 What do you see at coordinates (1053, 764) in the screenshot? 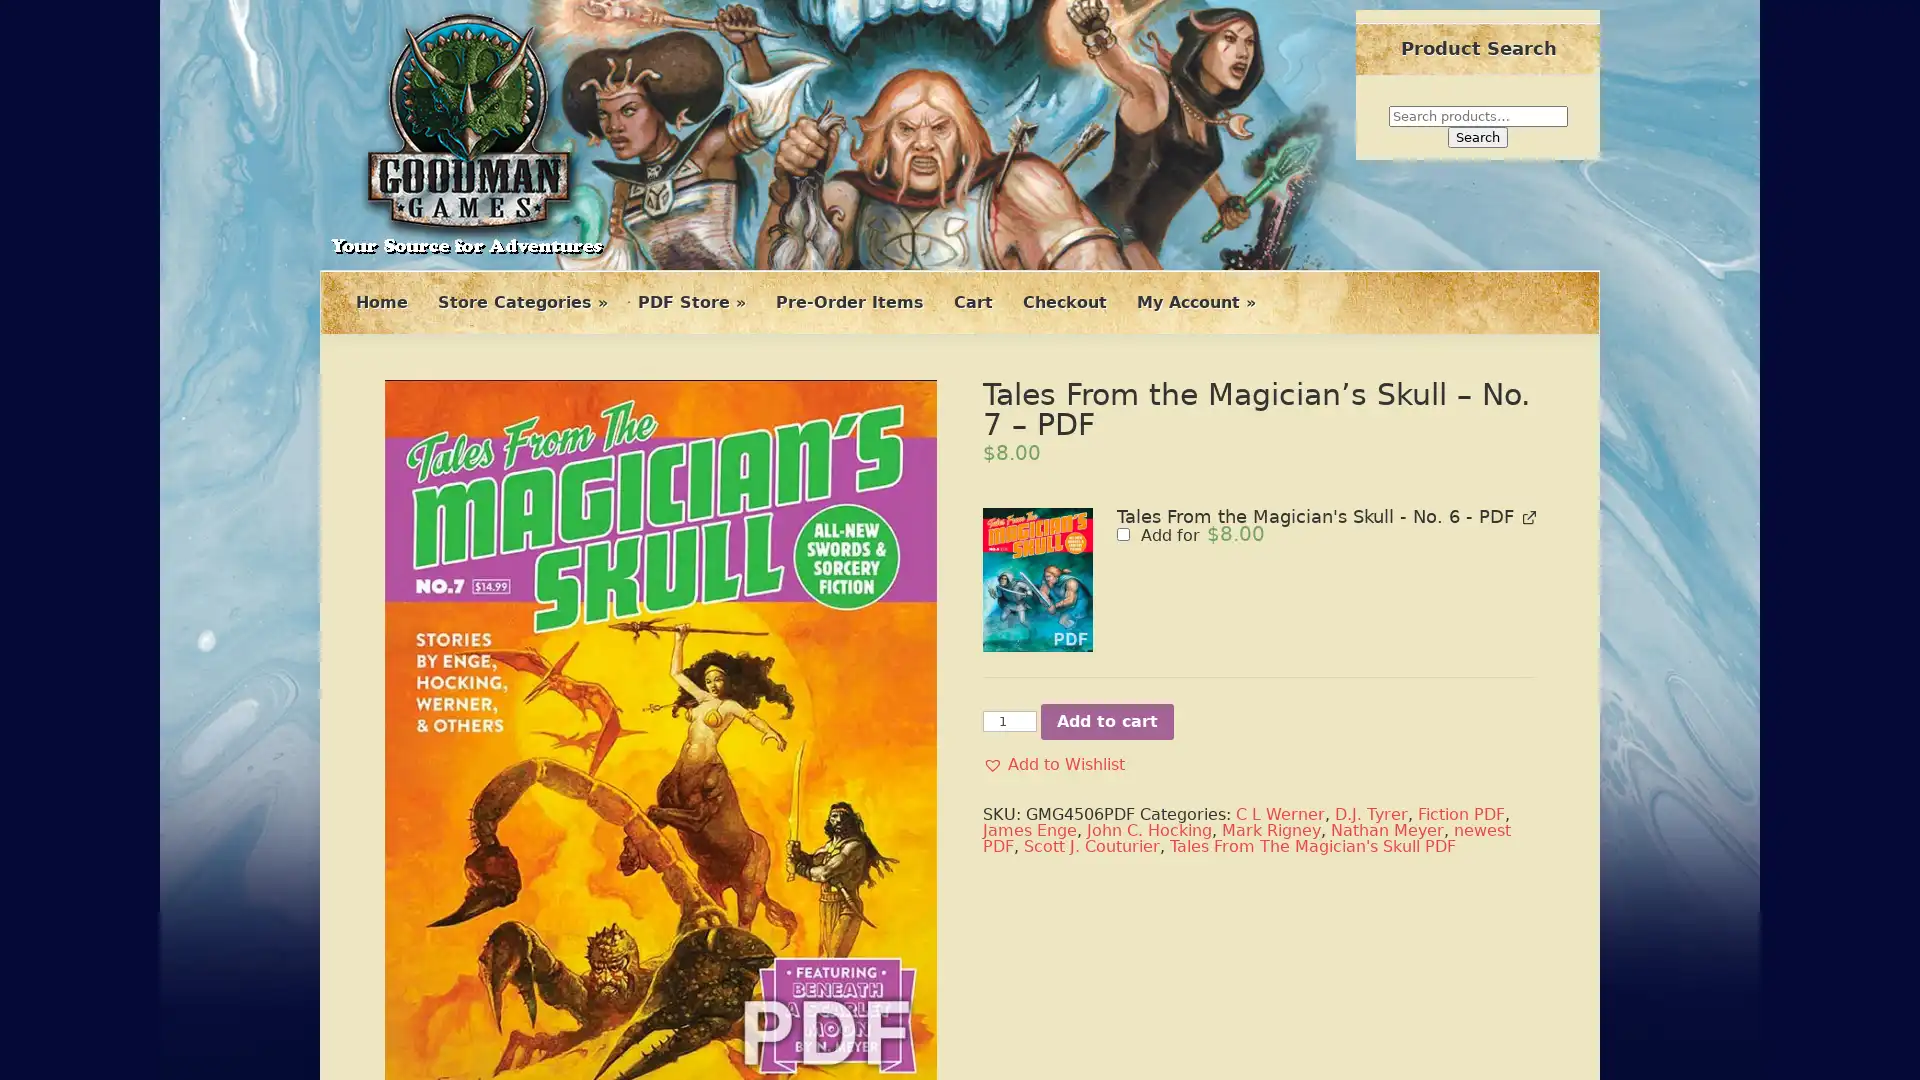
I see `Add to Wishlist` at bounding box center [1053, 764].